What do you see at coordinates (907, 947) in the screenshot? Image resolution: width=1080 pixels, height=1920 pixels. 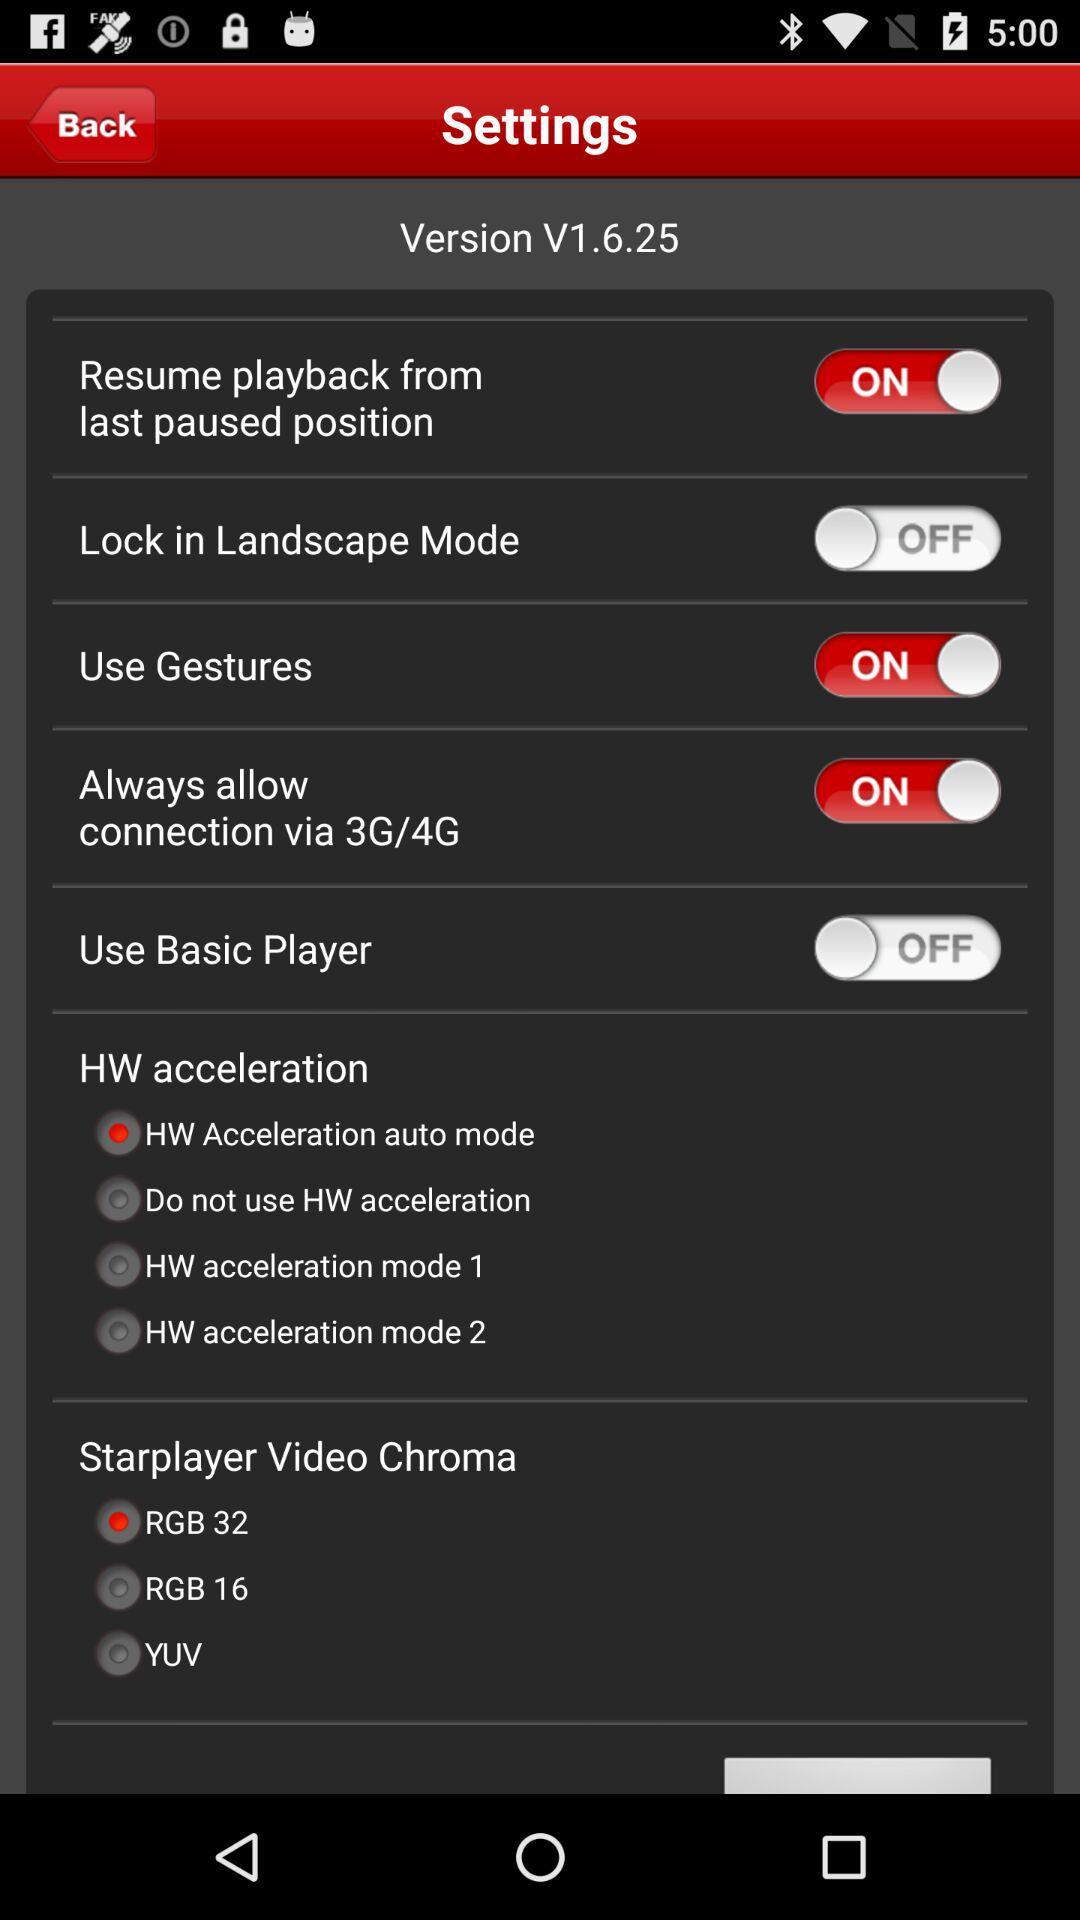 I see `turn basic player on/off` at bounding box center [907, 947].